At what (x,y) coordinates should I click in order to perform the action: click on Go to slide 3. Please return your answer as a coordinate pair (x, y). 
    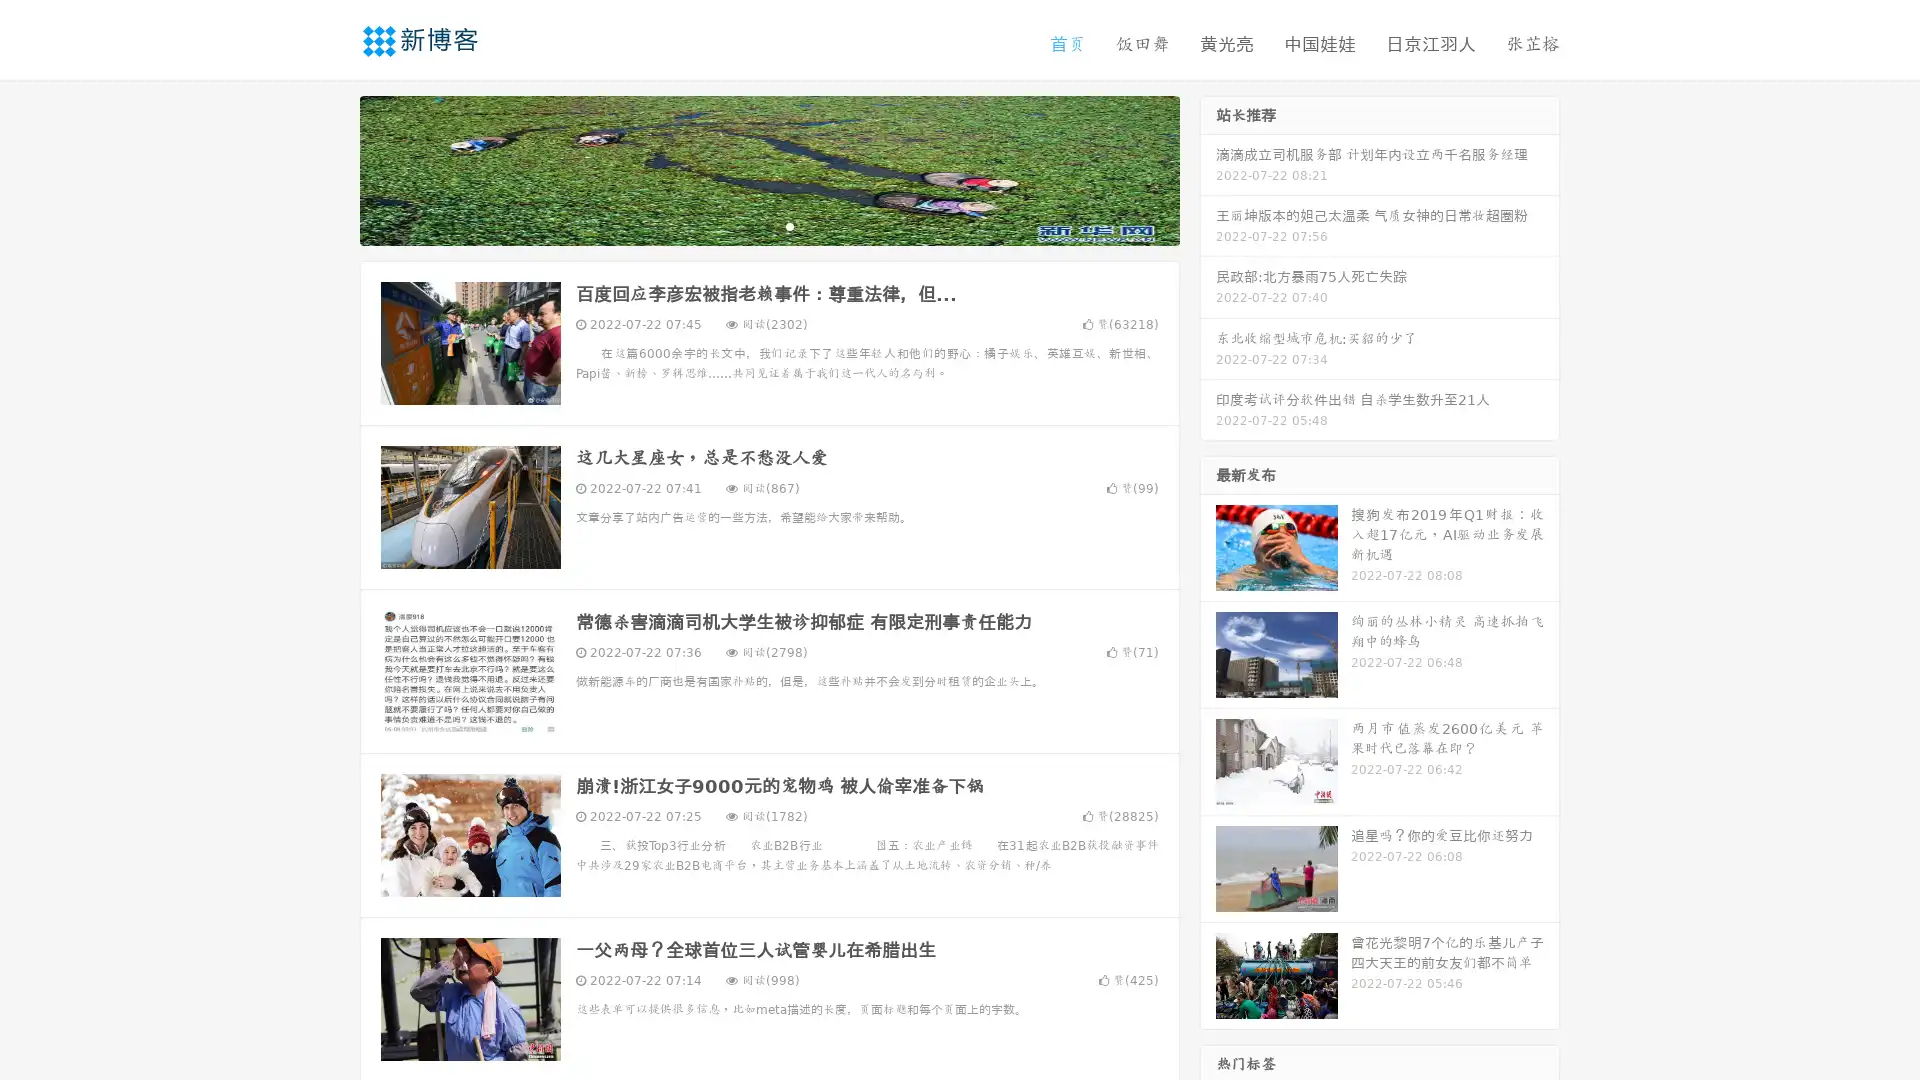
    Looking at the image, I should click on (789, 225).